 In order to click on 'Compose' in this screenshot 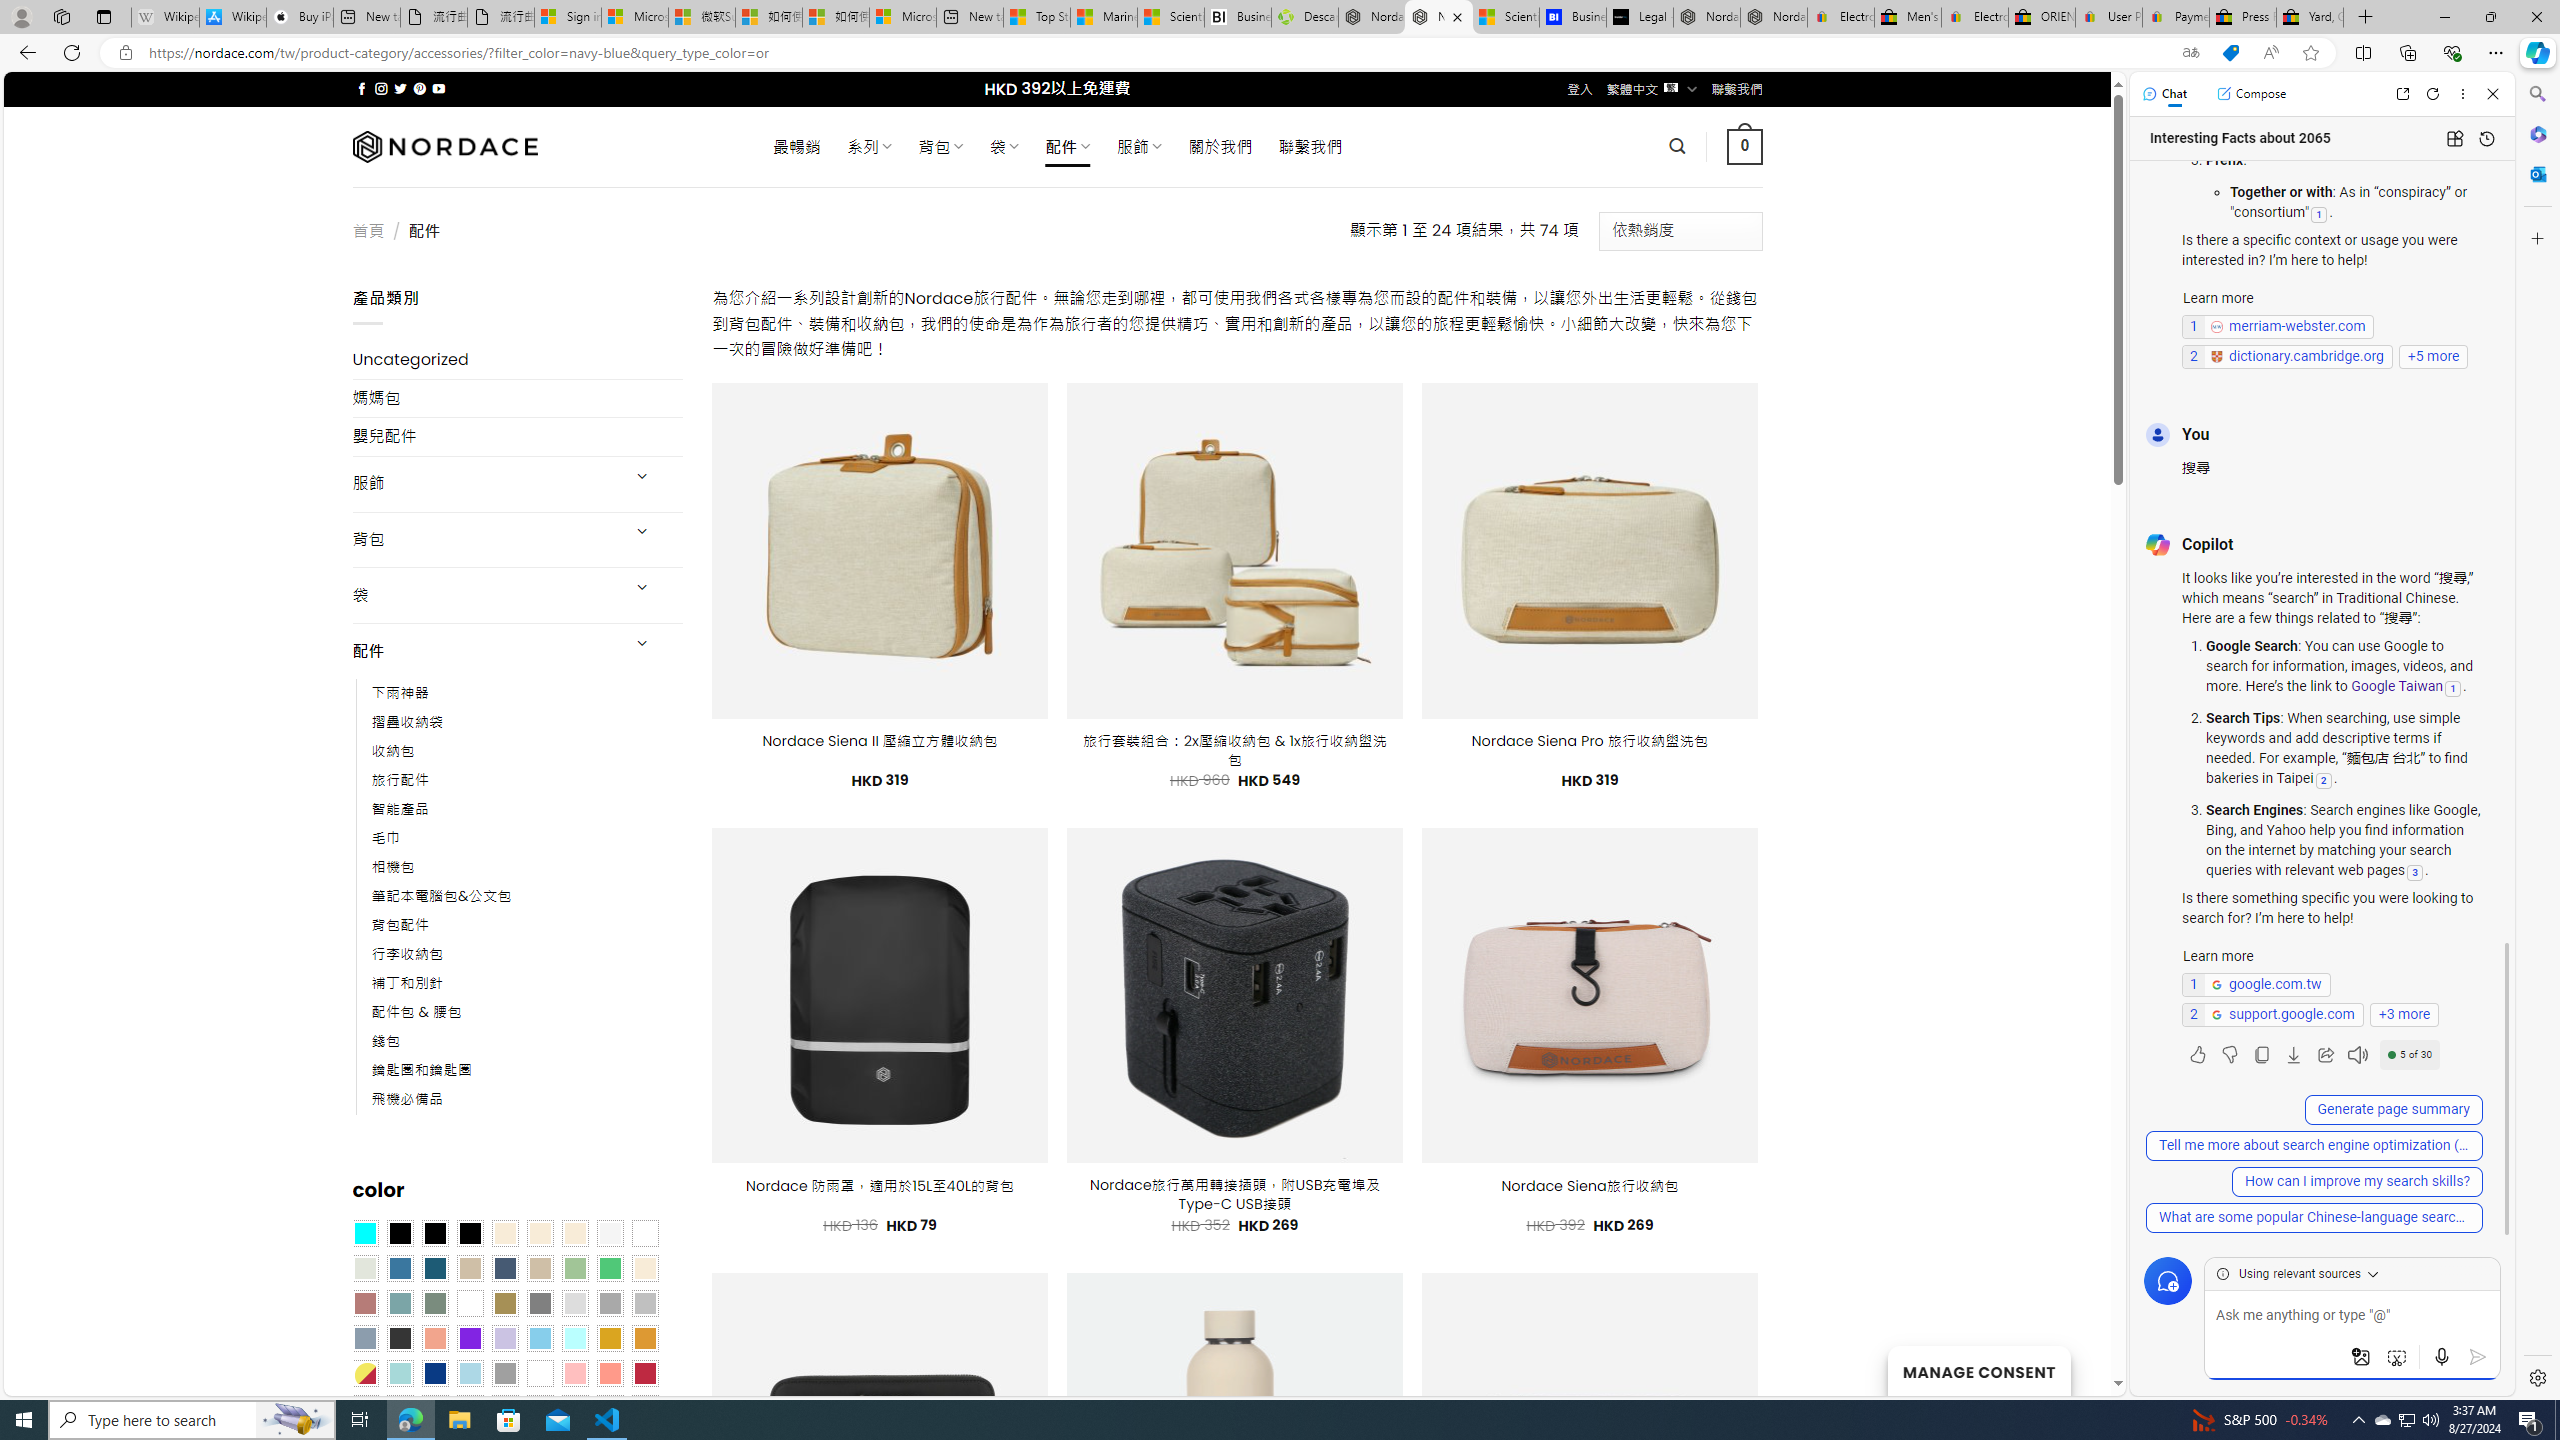, I will do `click(2250, 92)`.